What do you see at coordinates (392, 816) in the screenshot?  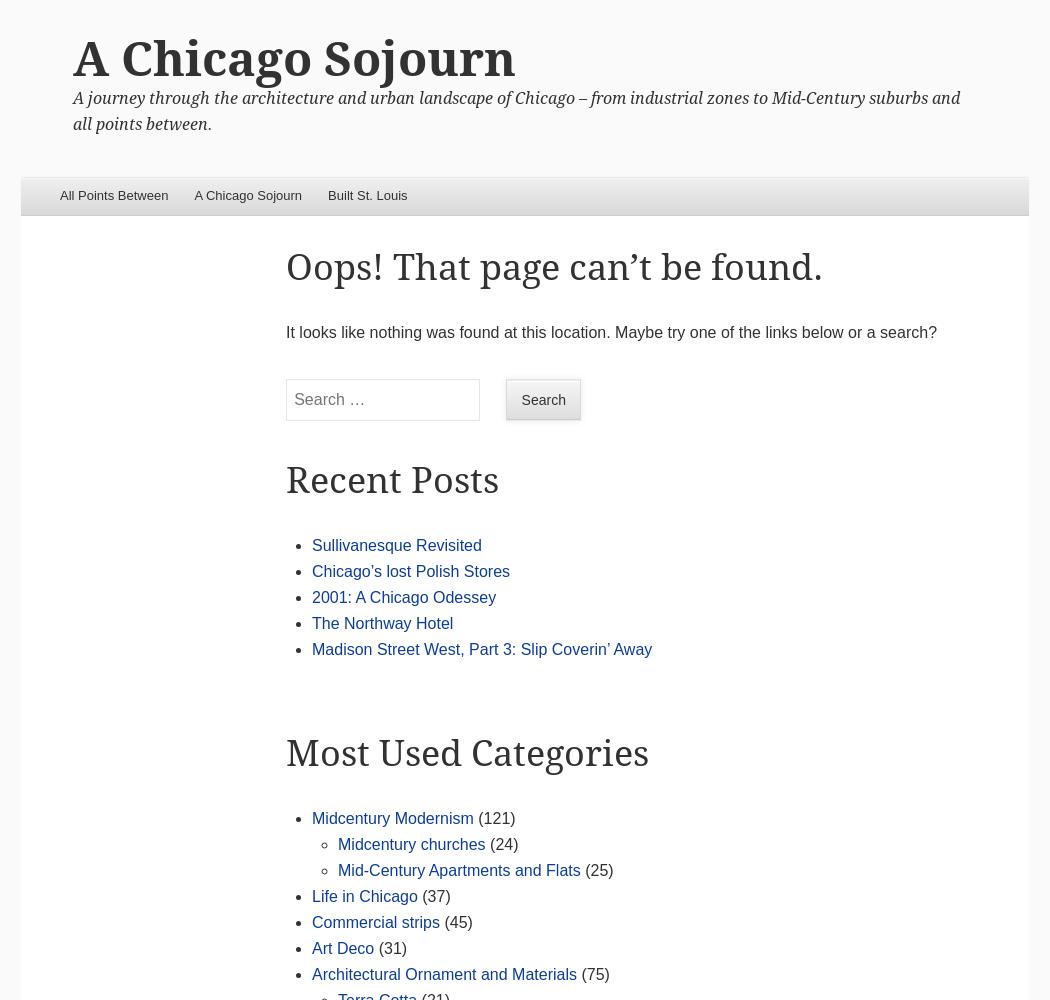 I see `'Midcentury Modernism'` at bounding box center [392, 816].